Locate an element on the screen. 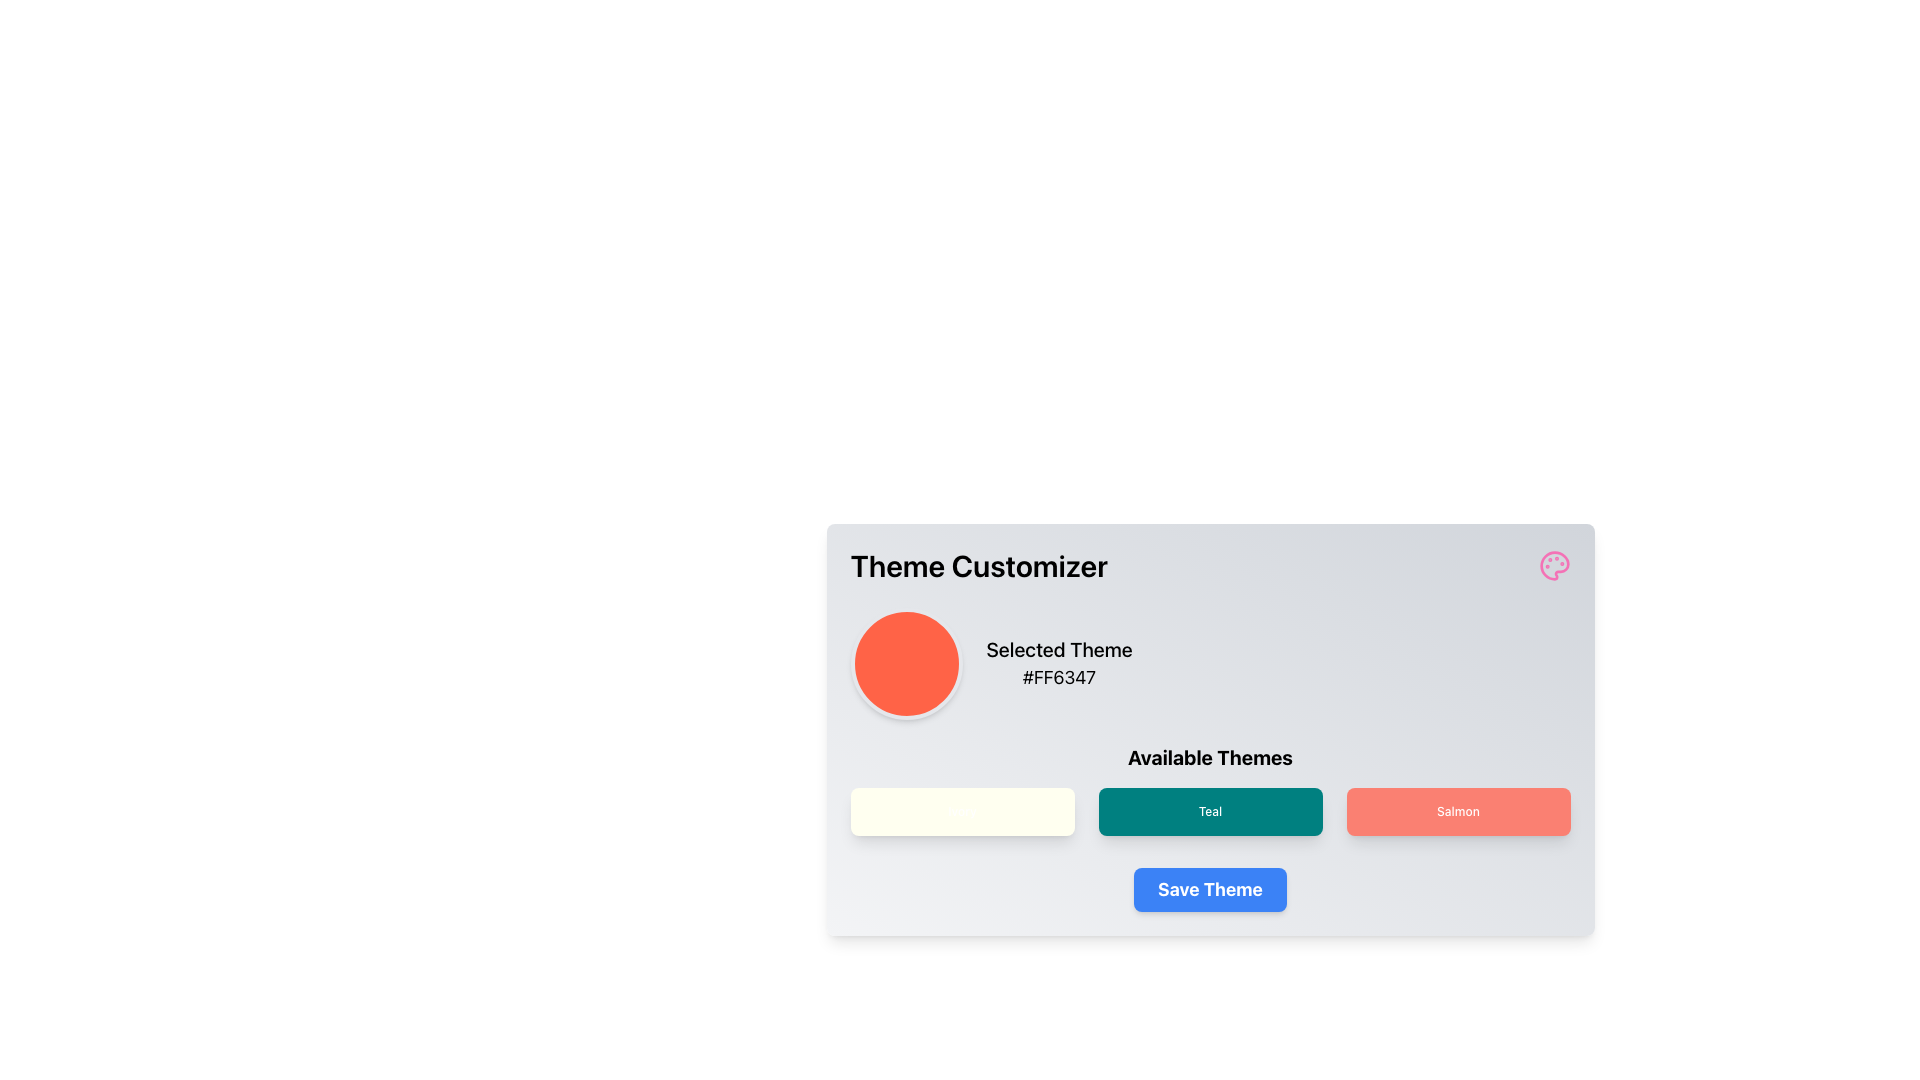 This screenshot has height=1080, width=1920. the teal button that displays the word 'Teal' in white text, which is the second option in the grid of themed color blocks under 'Available Themes.' is located at coordinates (1209, 812).